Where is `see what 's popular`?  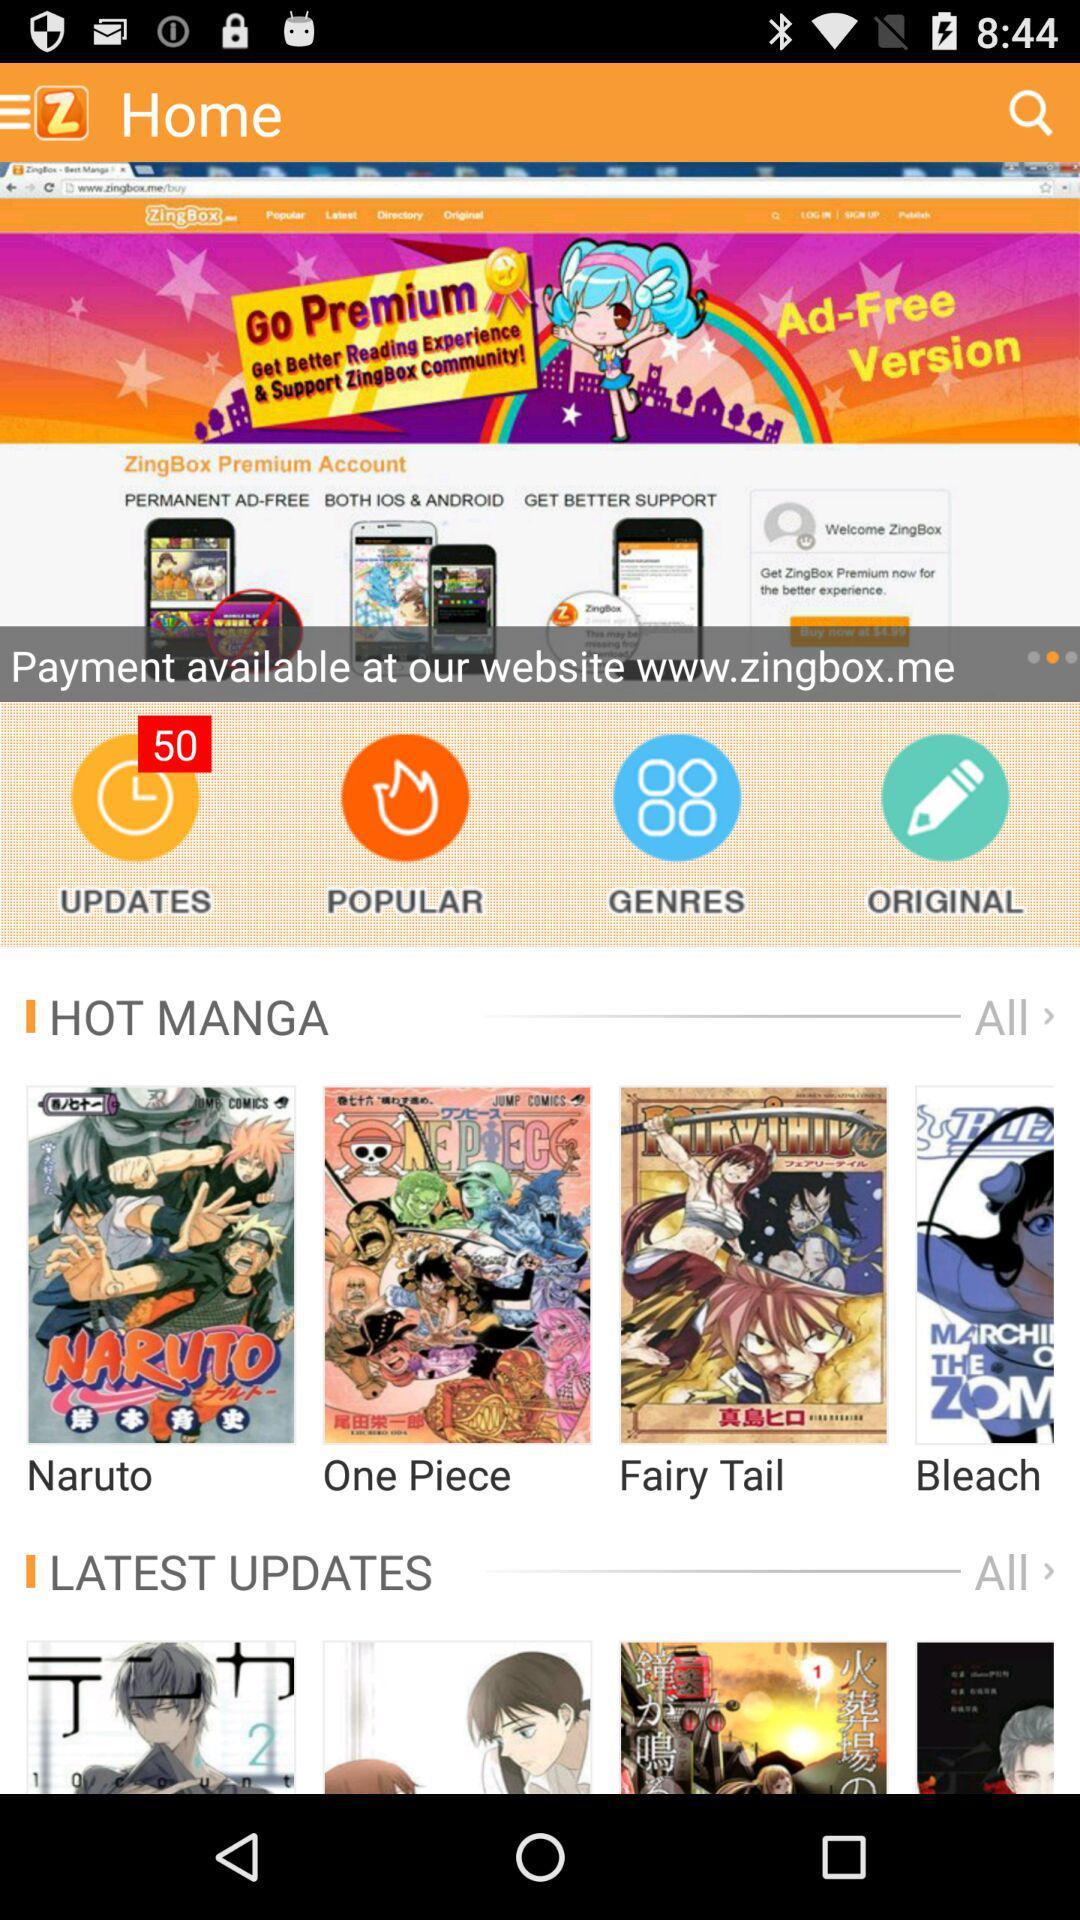 see what 's popular is located at coordinates (405, 824).